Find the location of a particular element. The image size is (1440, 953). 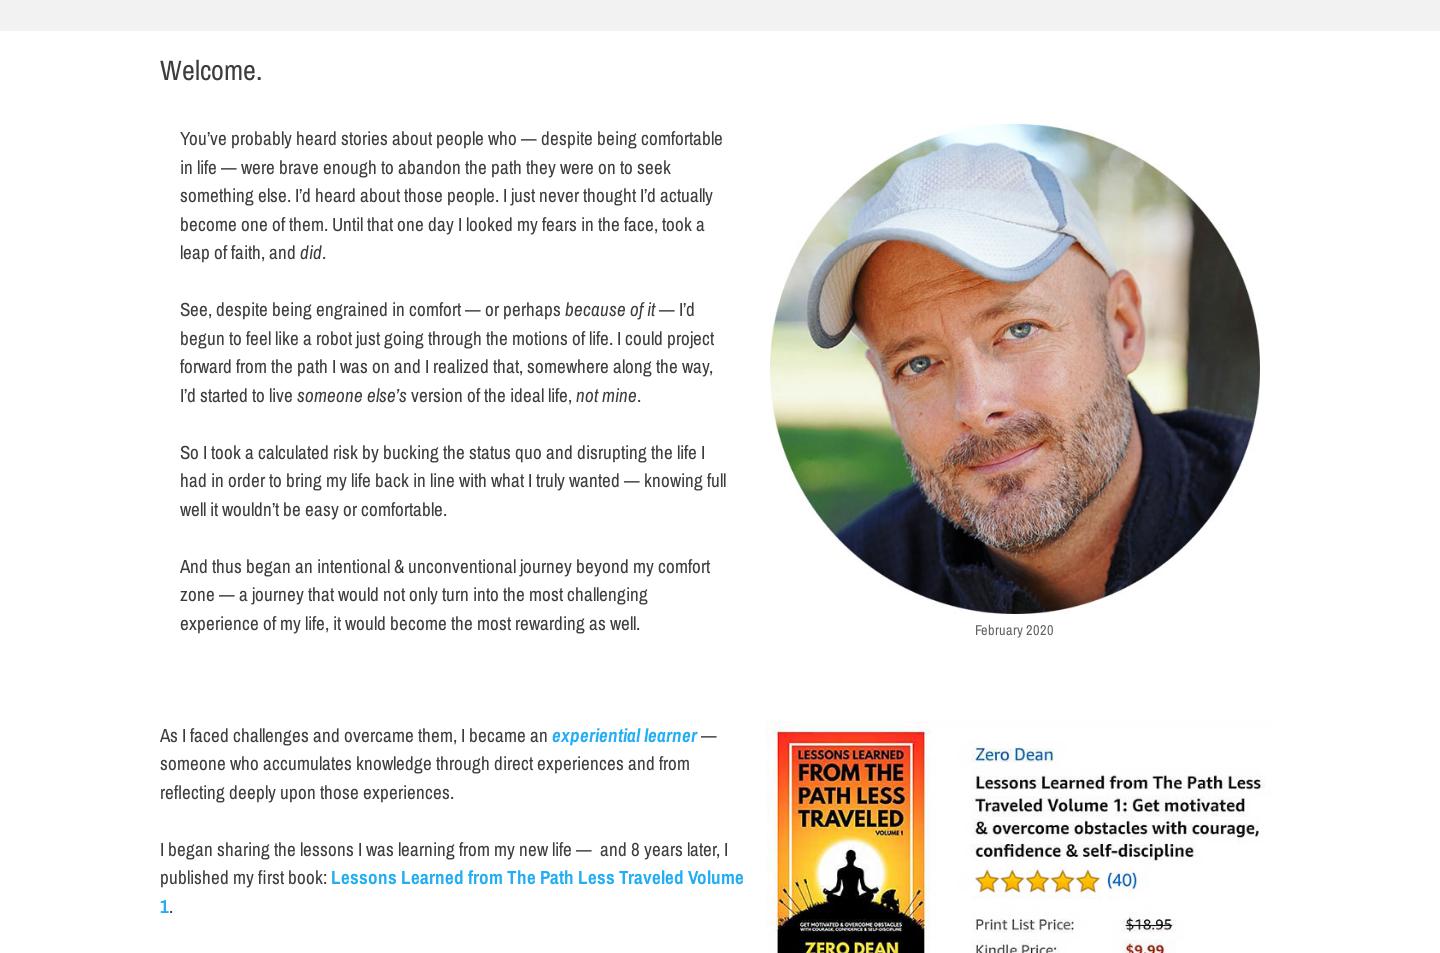

'I began sharing the lessons I was learning from my new life —  and 8 years later, I published my first book:' is located at coordinates (443, 862).